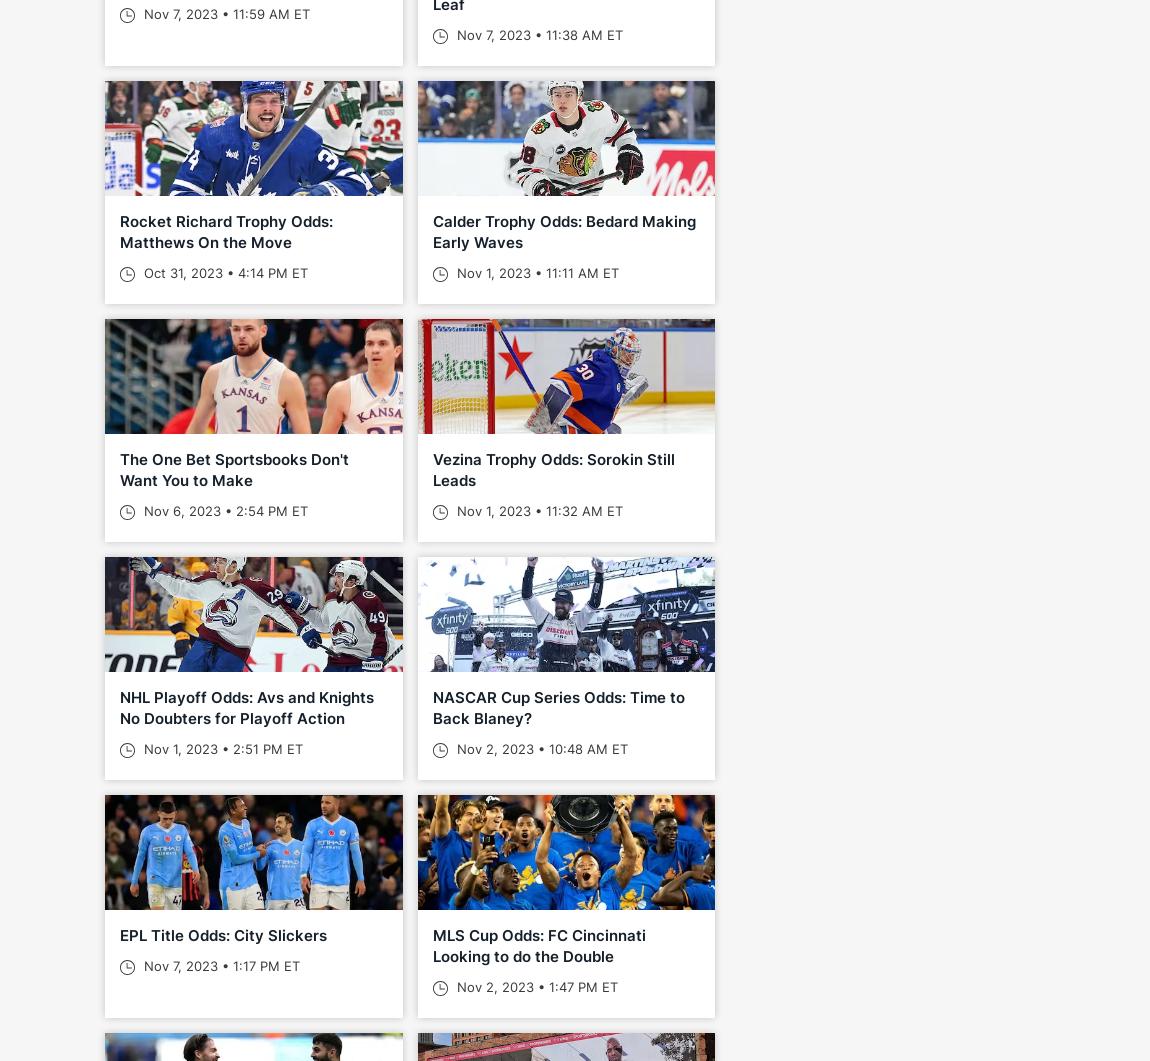  I want to click on 'EPL Title Odds: City Slickers', so click(222, 934).